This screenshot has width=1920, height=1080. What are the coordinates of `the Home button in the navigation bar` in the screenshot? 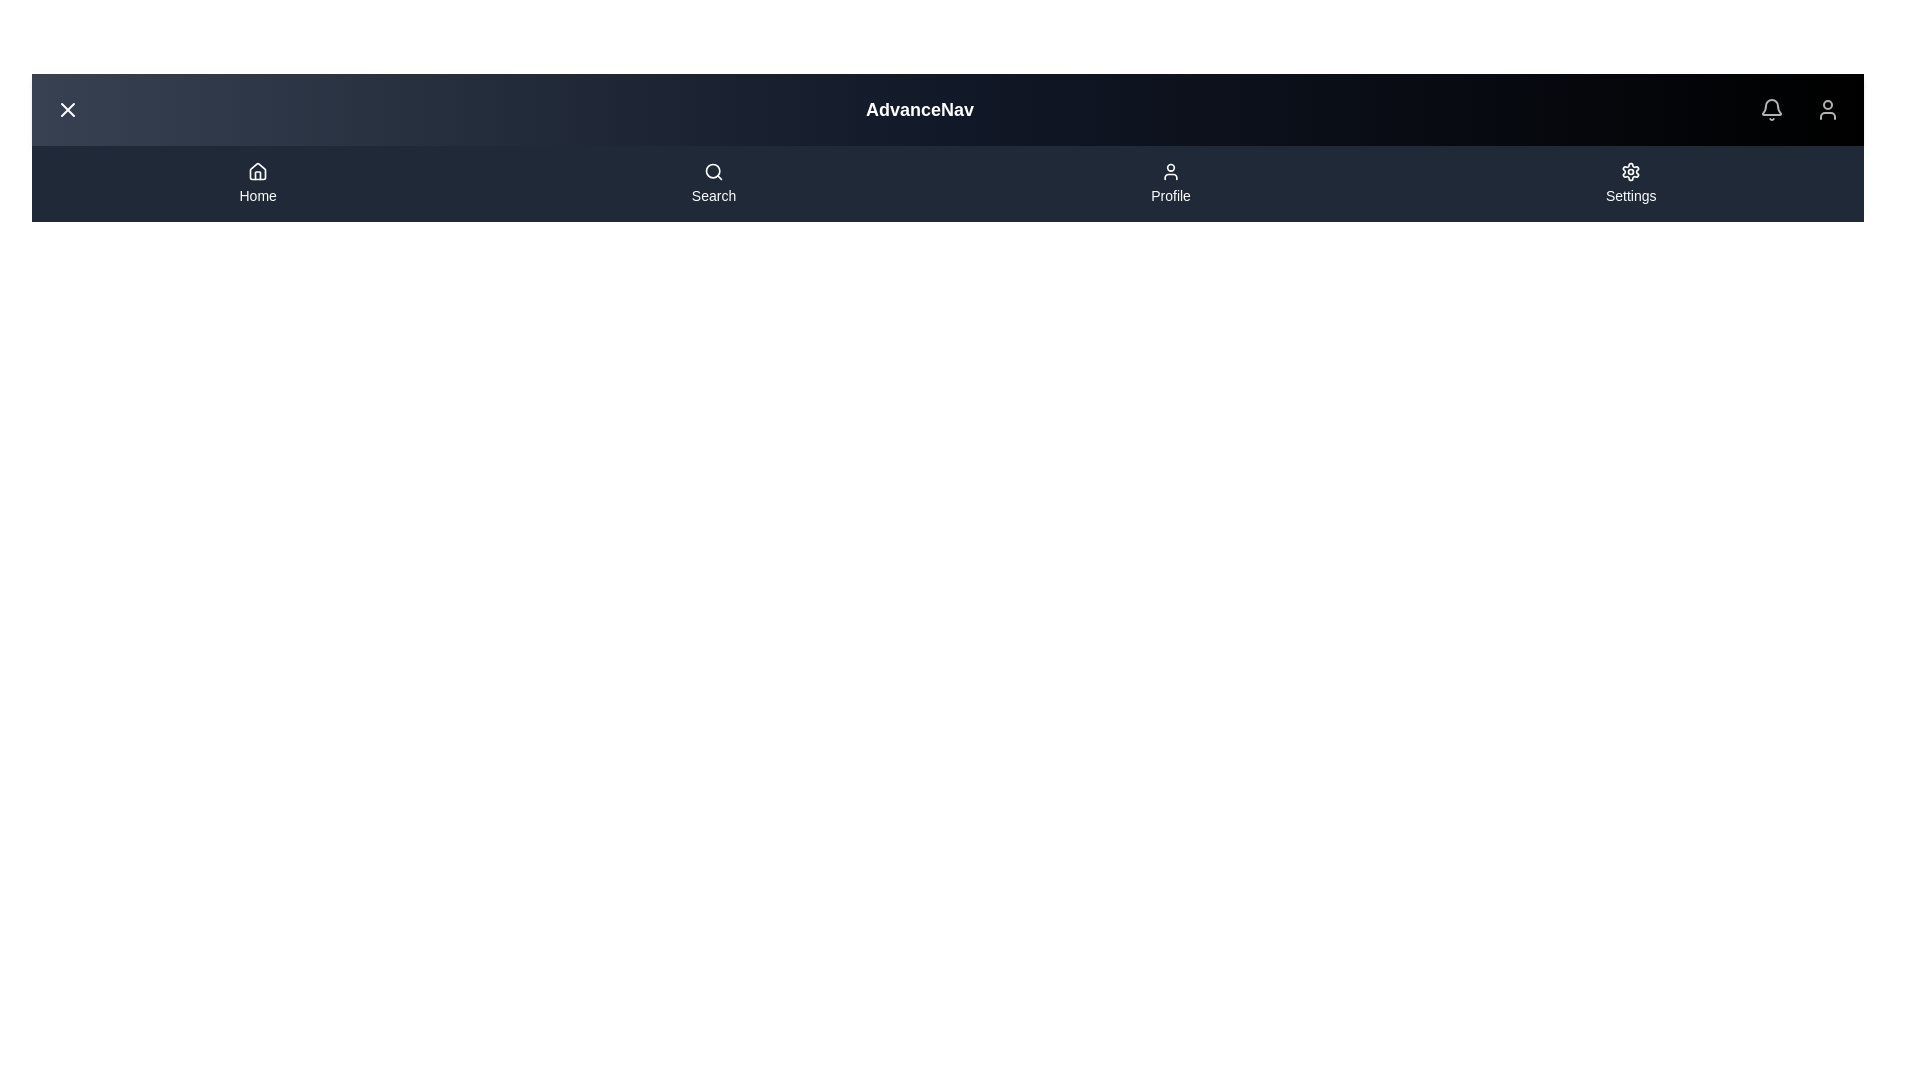 It's located at (257, 184).